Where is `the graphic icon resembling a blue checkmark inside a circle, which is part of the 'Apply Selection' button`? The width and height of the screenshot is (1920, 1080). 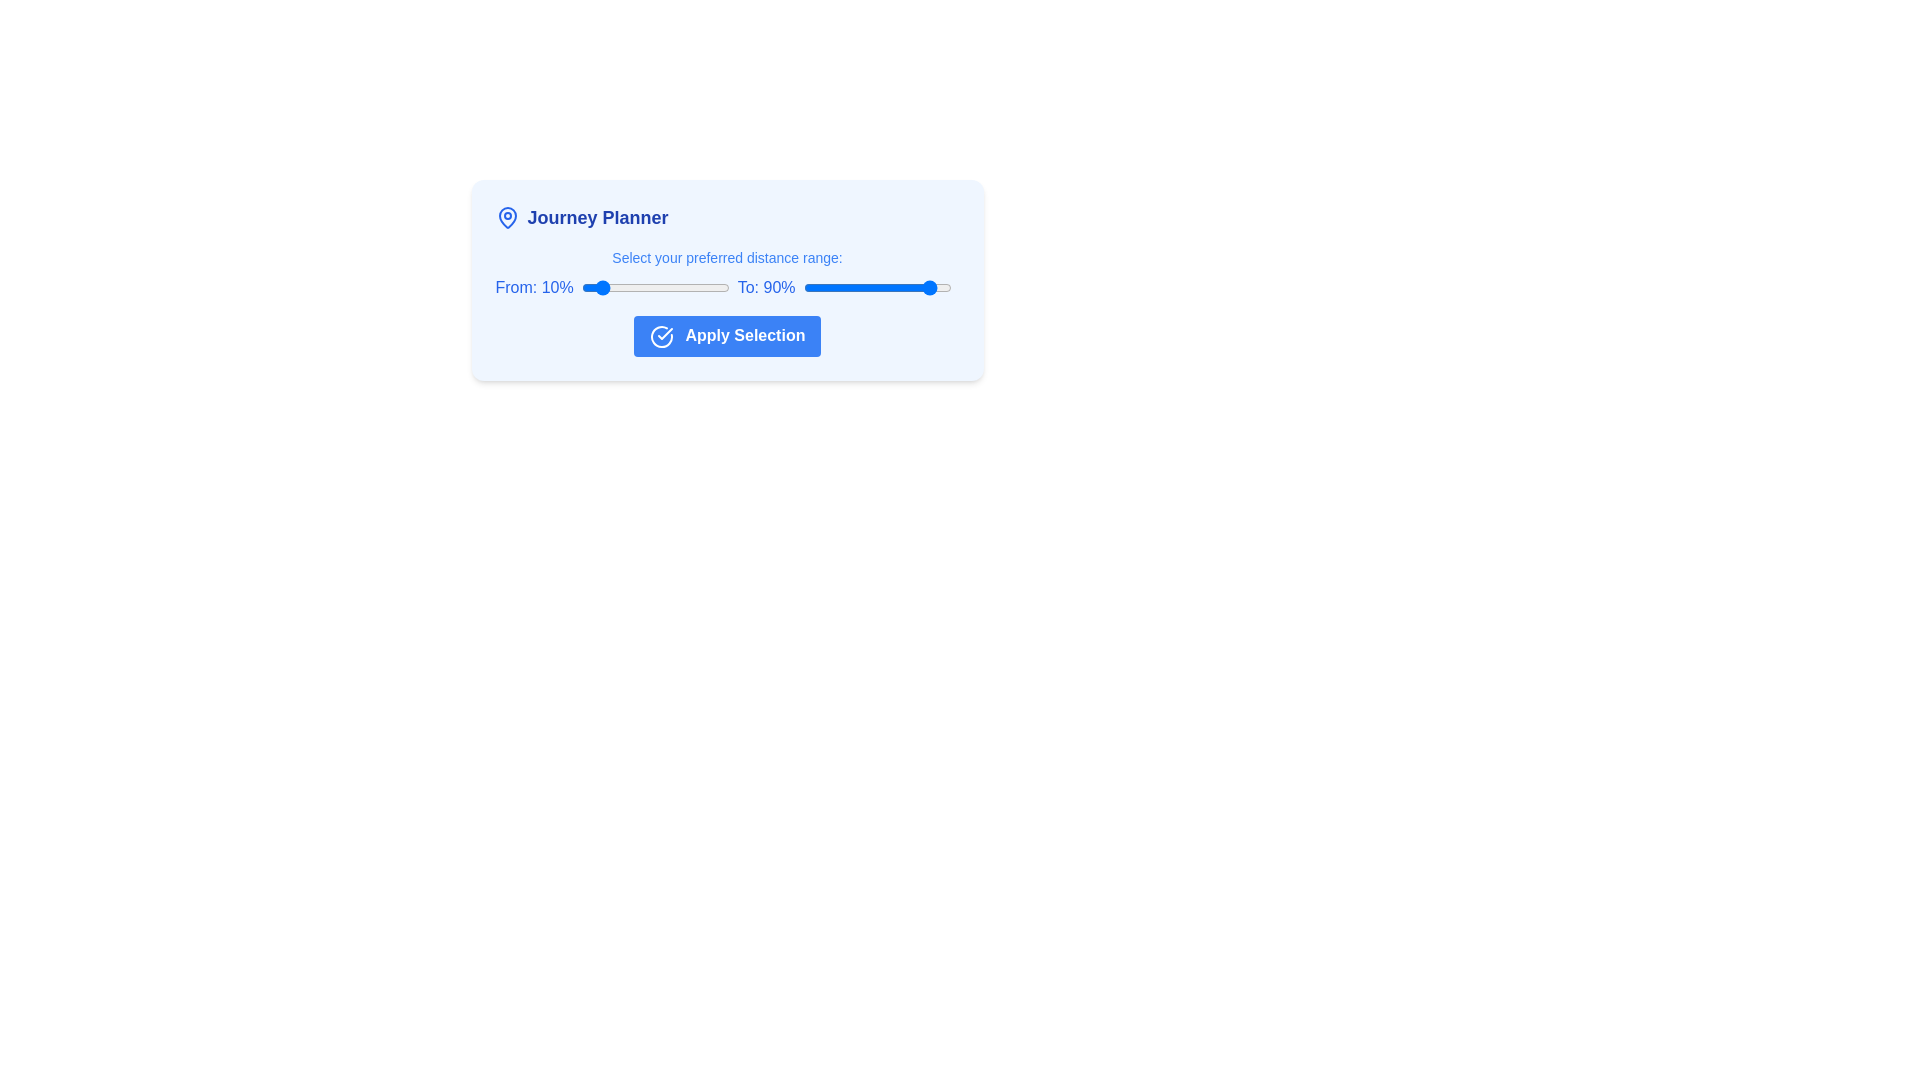
the graphic icon resembling a blue checkmark inside a circle, which is part of the 'Apply Selection' button is located at coordinates (661, 335).